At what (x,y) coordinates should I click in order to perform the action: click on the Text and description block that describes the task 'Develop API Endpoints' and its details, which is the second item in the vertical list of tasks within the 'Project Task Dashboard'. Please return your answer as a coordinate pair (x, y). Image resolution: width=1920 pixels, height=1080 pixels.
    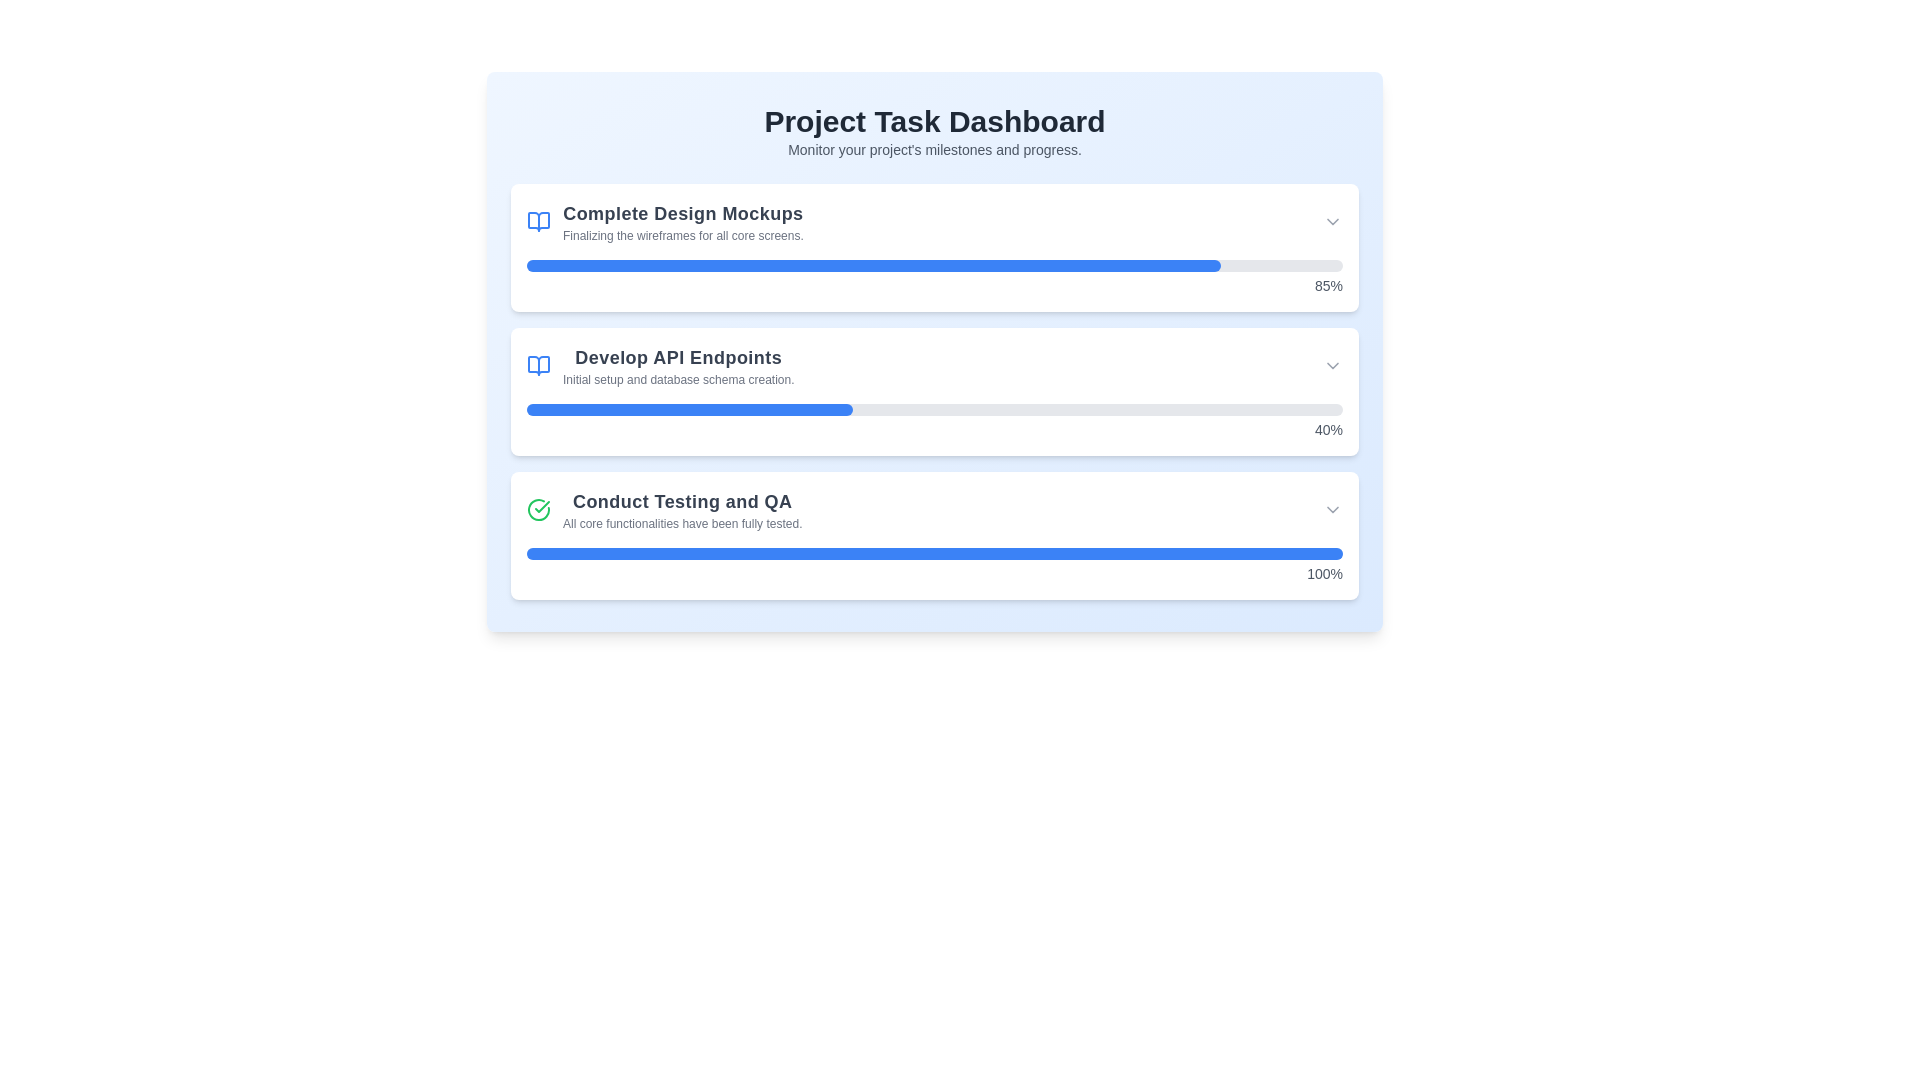
    Looking at the image, I should click on (678, 366).